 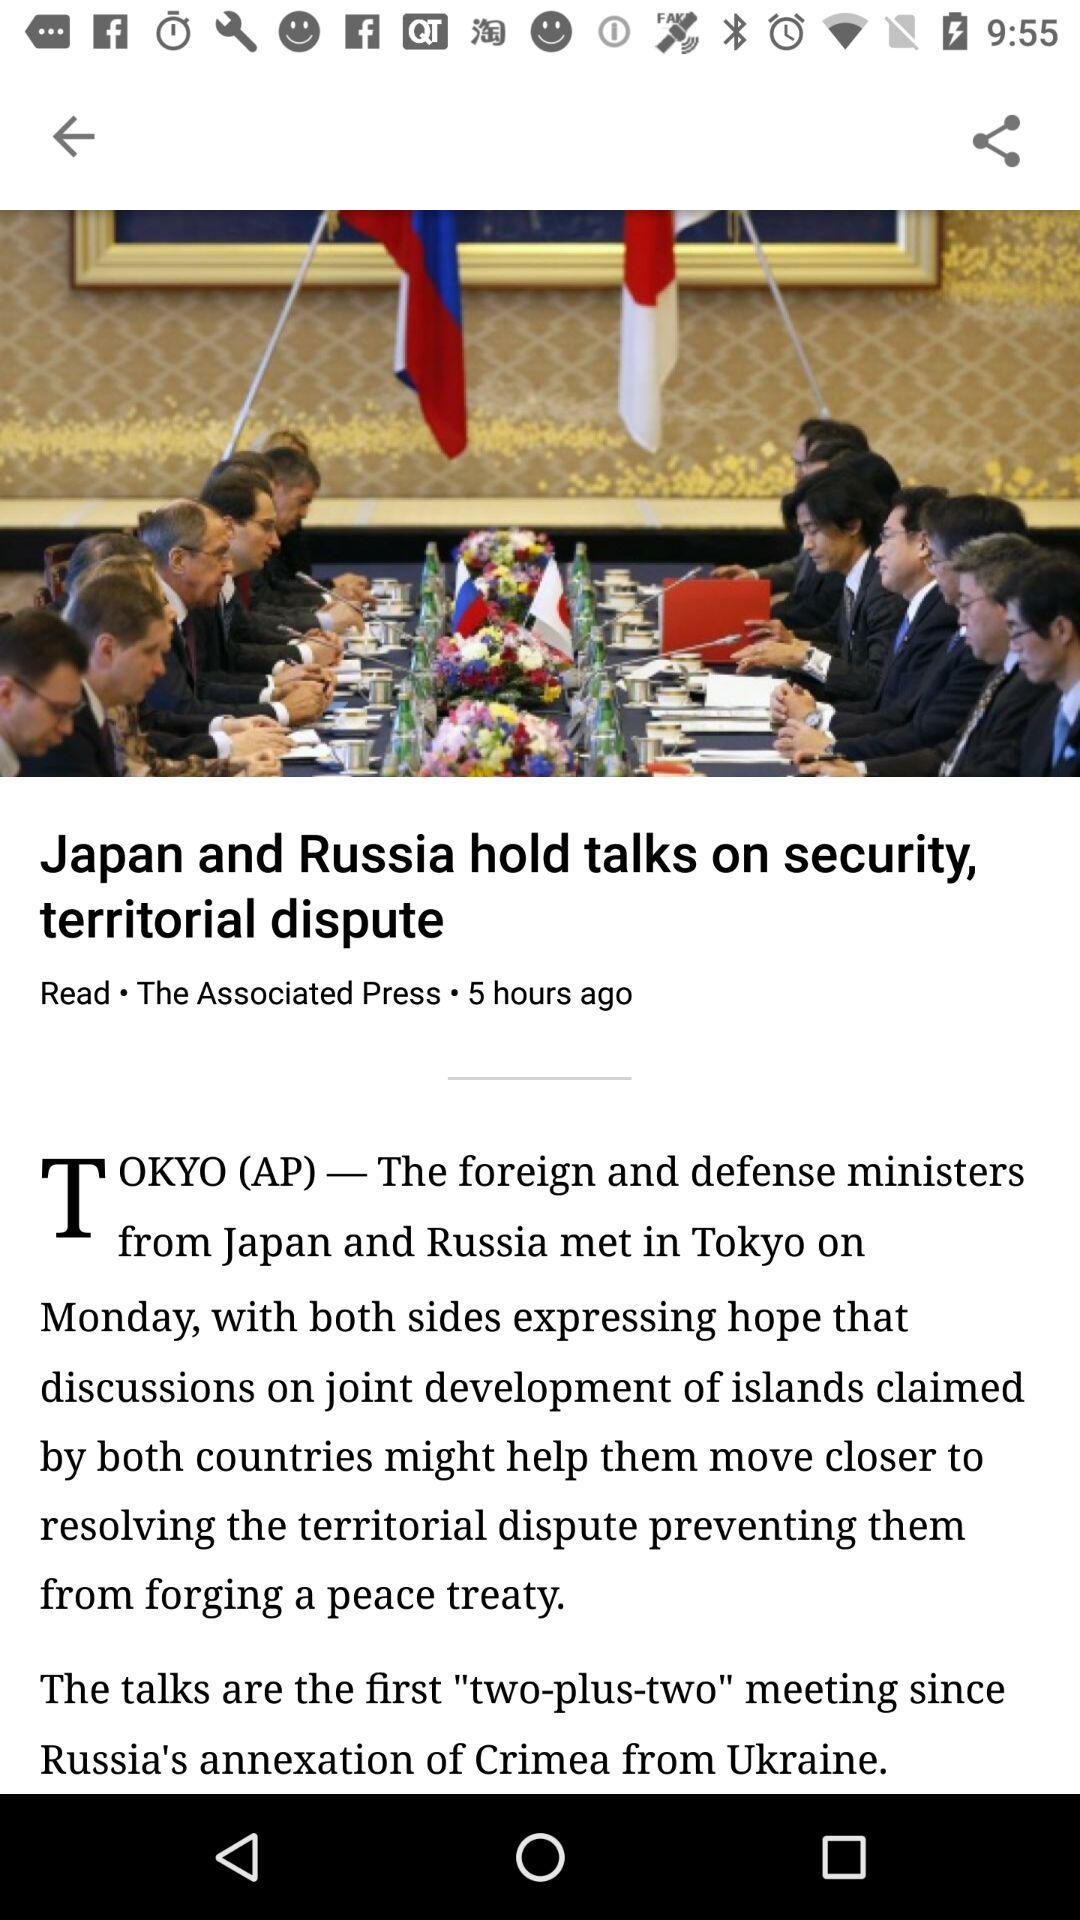 I want to click on the item at the top right corner, so click(x=995, y=135).